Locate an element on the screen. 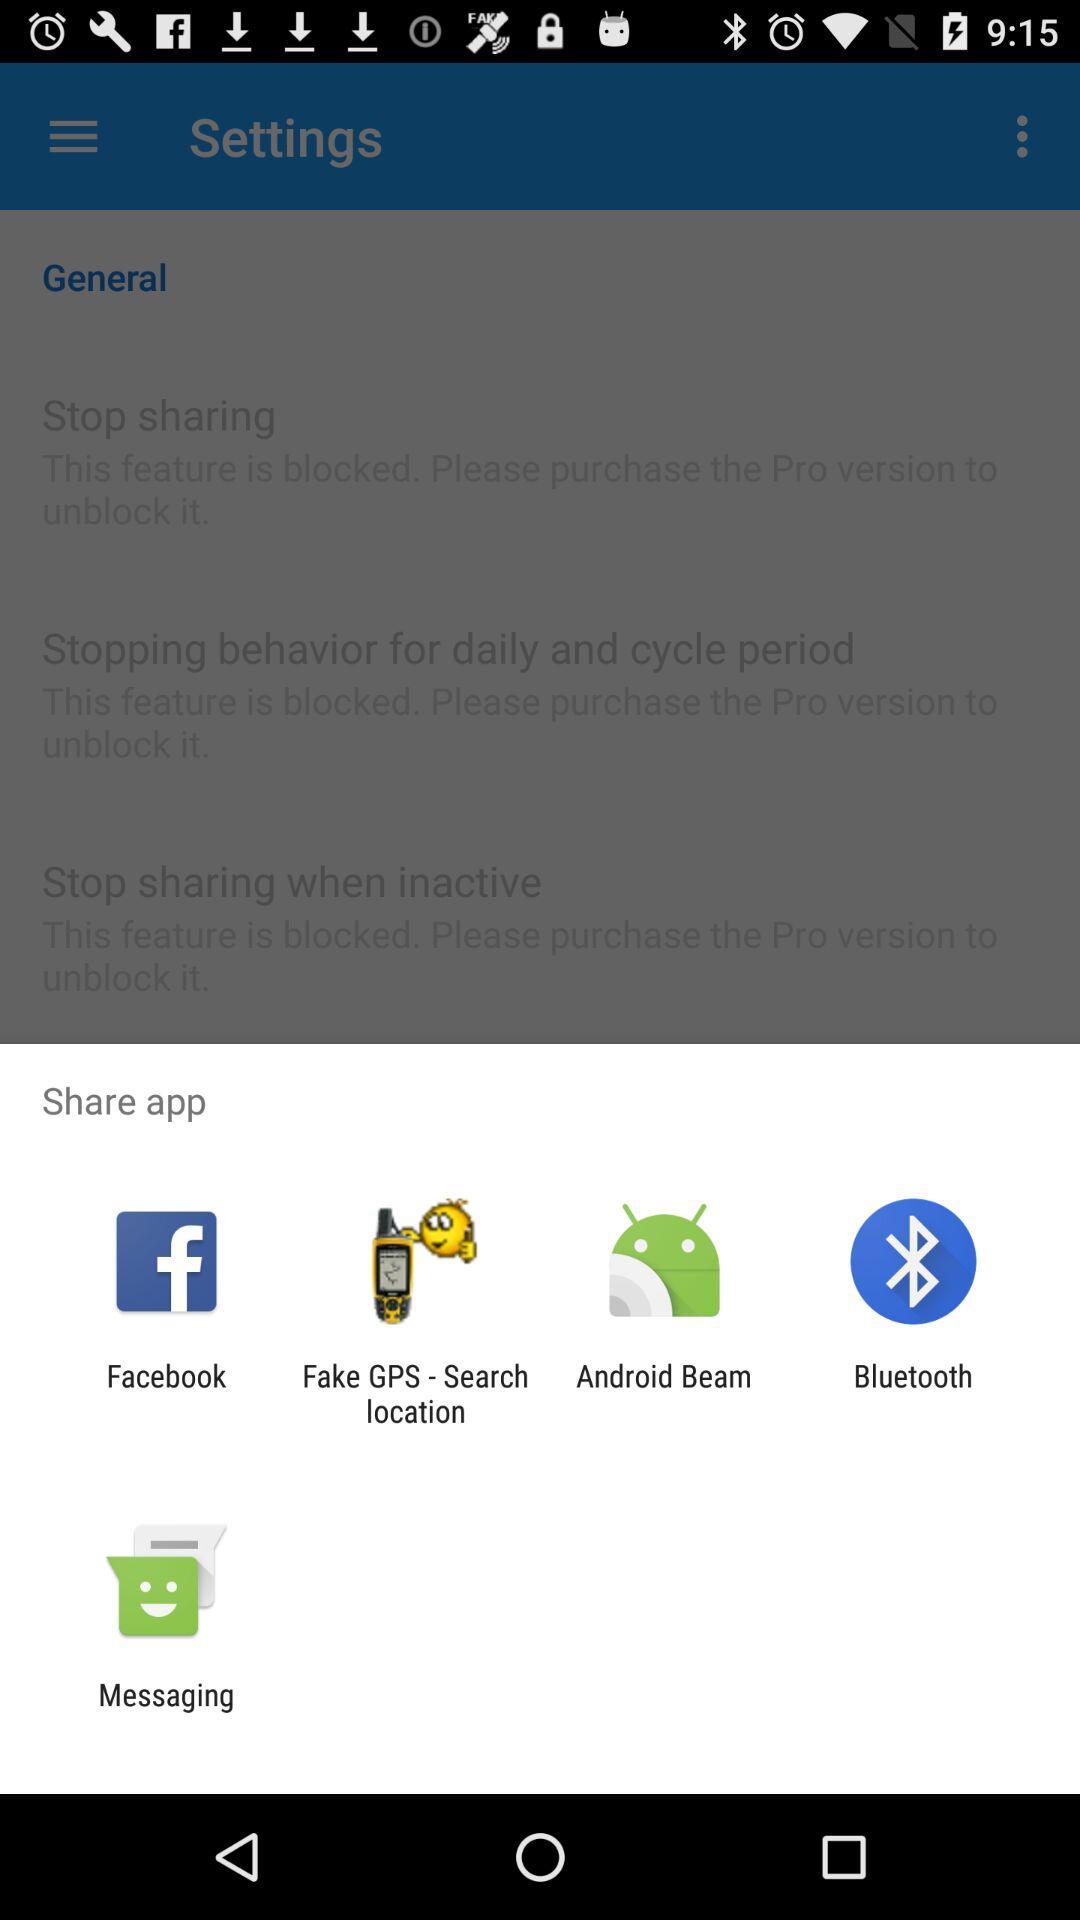 This screenshot has height=1920, width=1080. facebook app is located at coordinates (165, 1392).